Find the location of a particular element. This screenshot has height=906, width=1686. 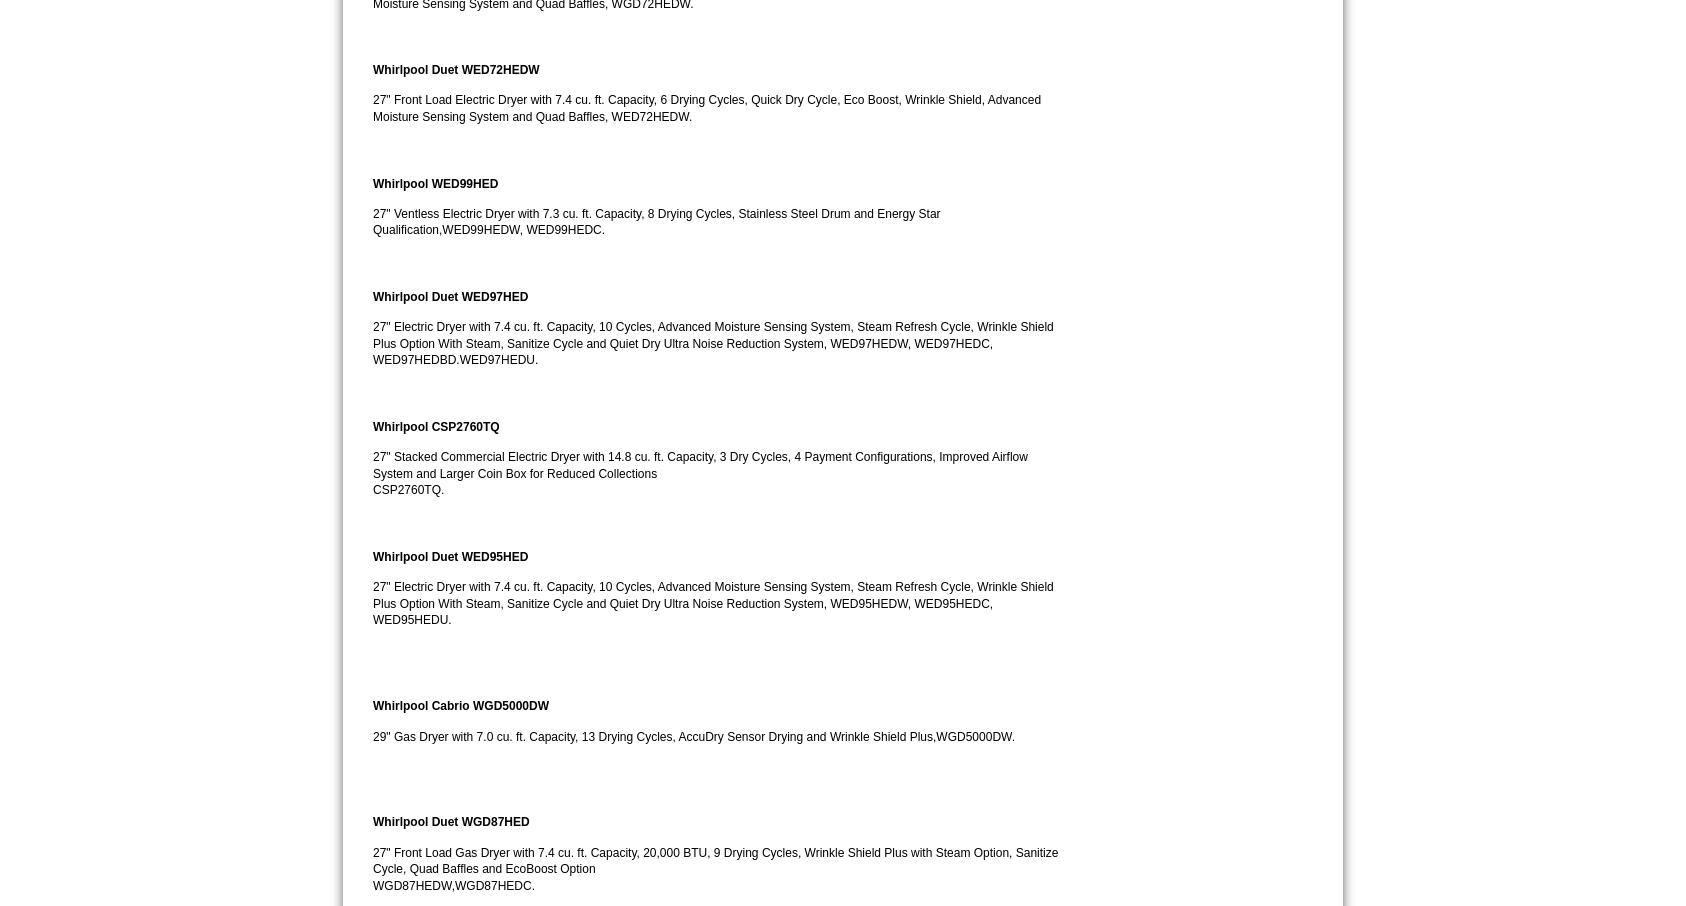

'29" Gas Dryer with 7.0 cu. ft. Capacity, 13 Drying Cycles, AccuDry Sensor Drying and Wrinkle Shield Plus,WGD5000DW.' is located at coordinates (692, 735).